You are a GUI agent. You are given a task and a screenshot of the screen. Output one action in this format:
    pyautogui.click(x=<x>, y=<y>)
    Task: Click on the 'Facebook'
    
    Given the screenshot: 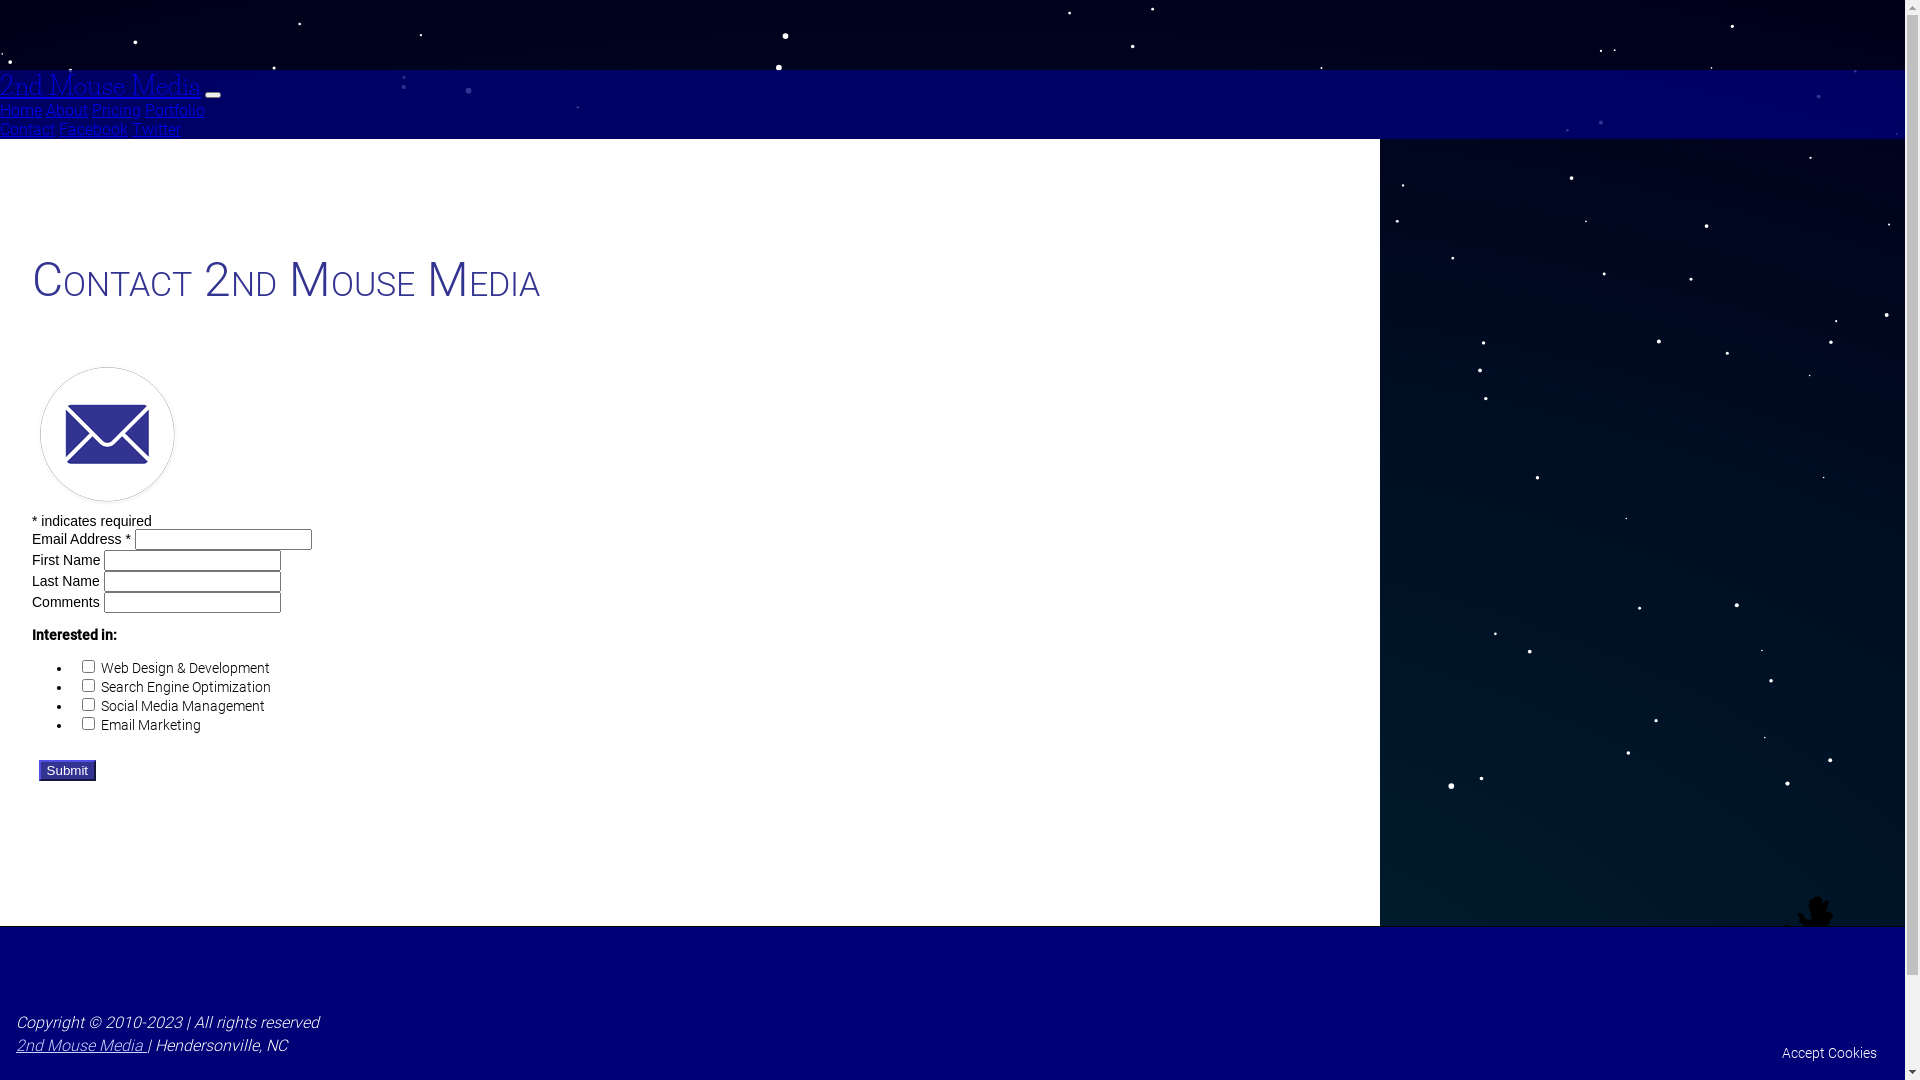 What is the action you would take?
    pyautogui.click(x=92, y=129)
    